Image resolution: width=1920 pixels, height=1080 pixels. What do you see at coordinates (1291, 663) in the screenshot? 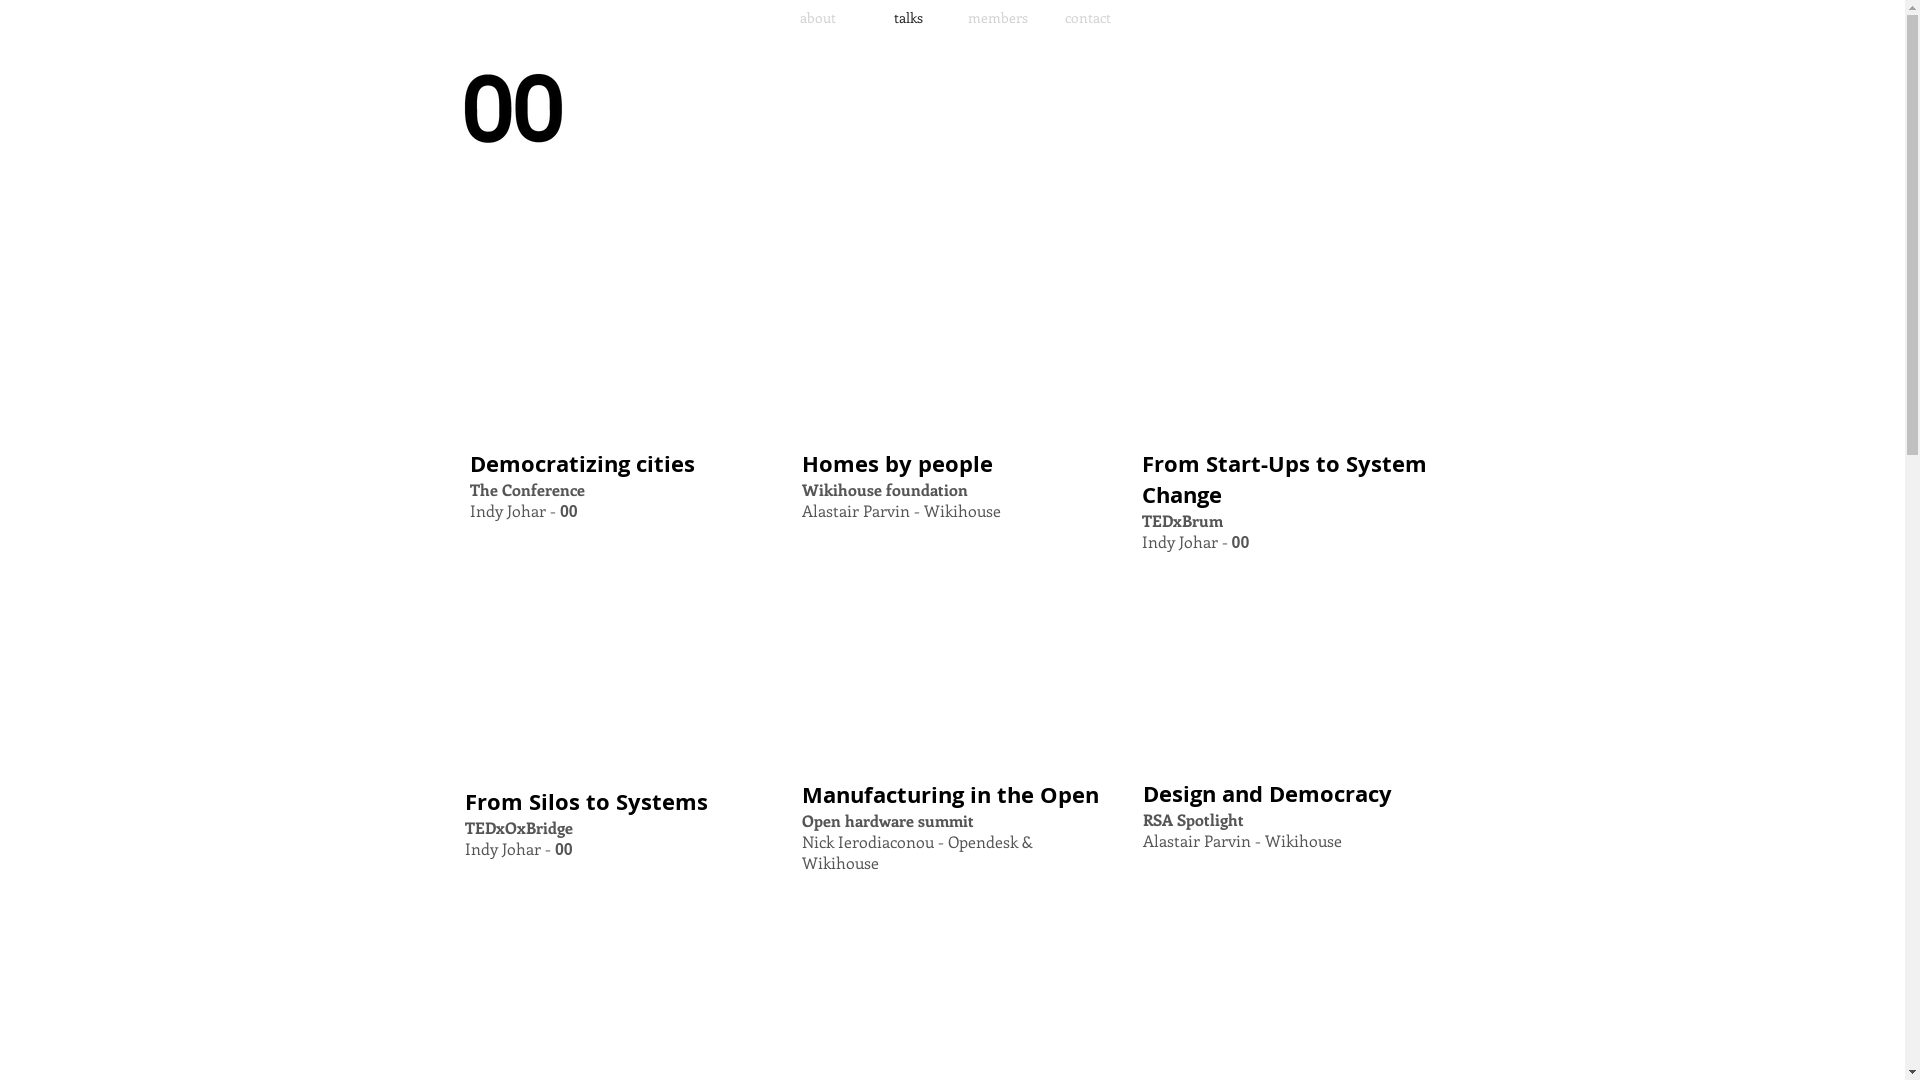
I see `'External YouTube'` at bounding box center [1291, 663].